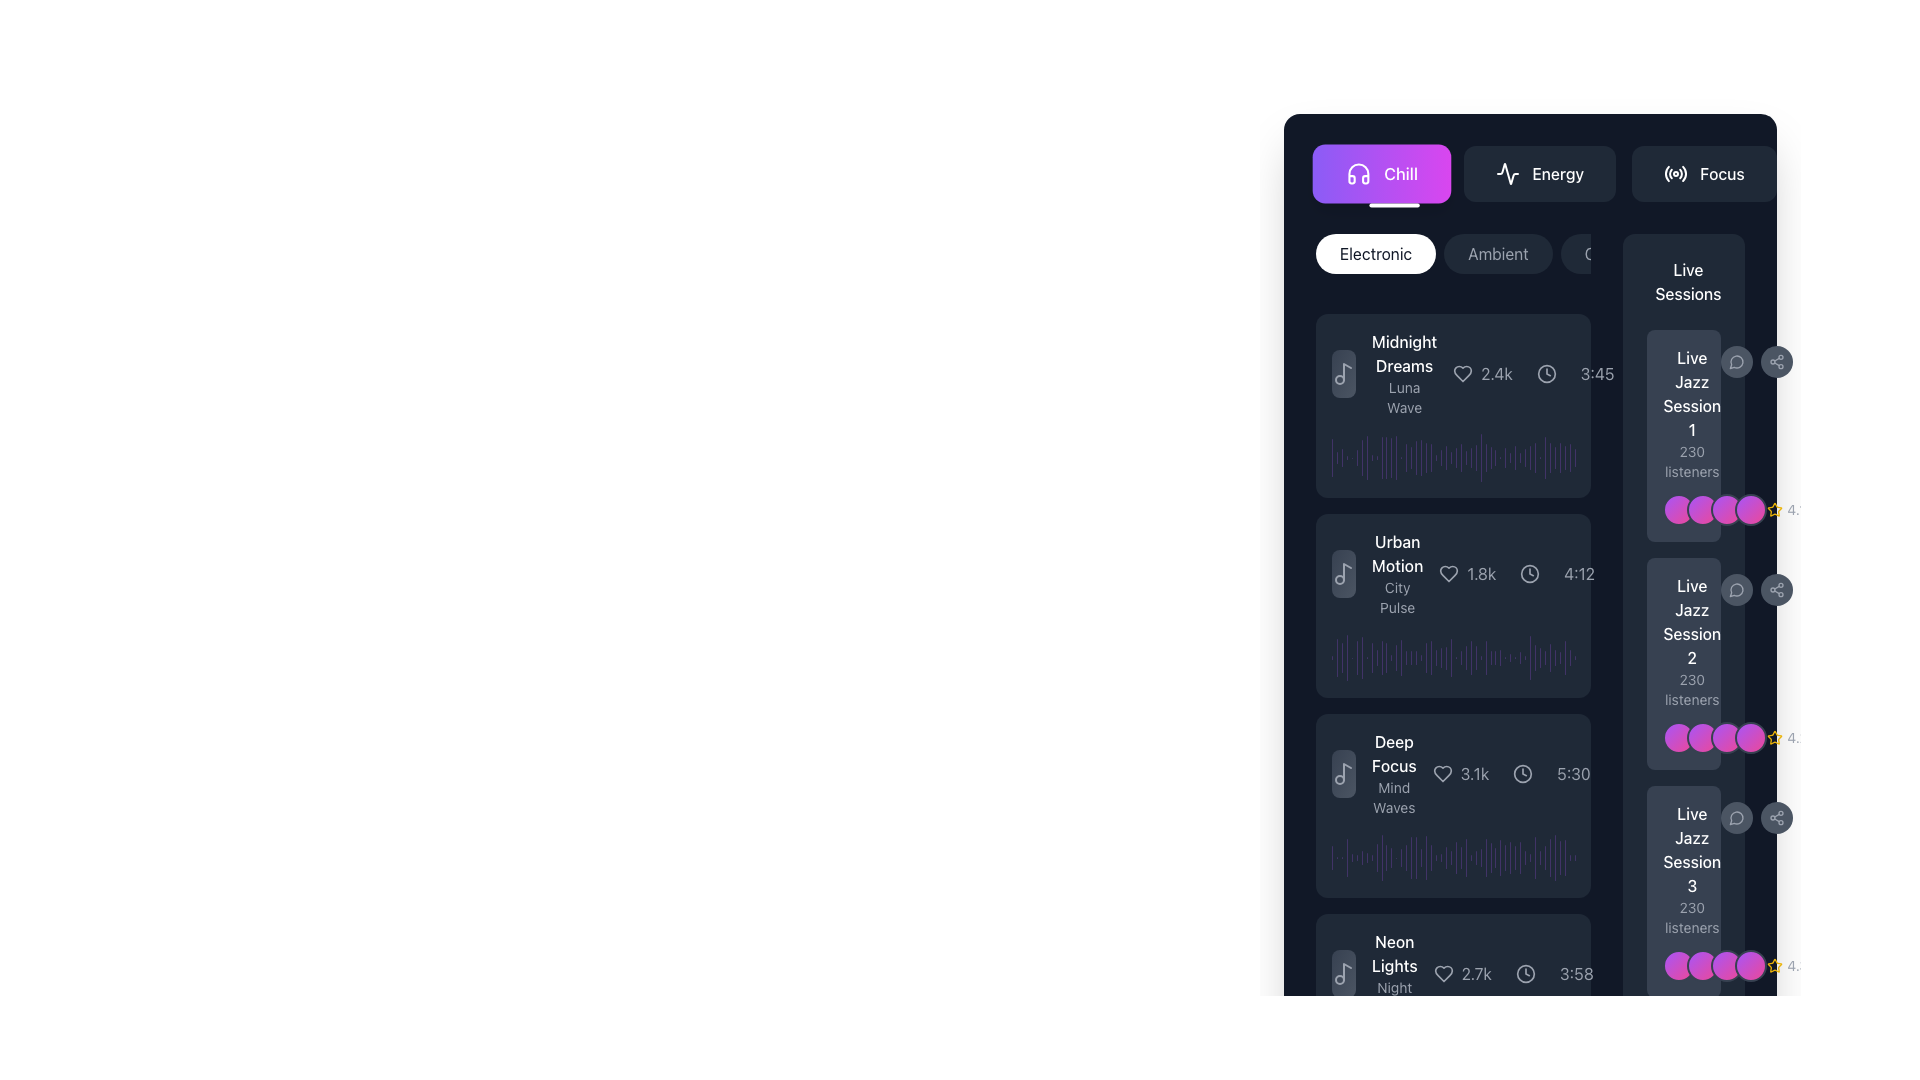  I want to click on the static text display for 'Live Jazz Session 3' which is the third item in the list of live sessions, located on the right side of the UI, so click(1683, 869).